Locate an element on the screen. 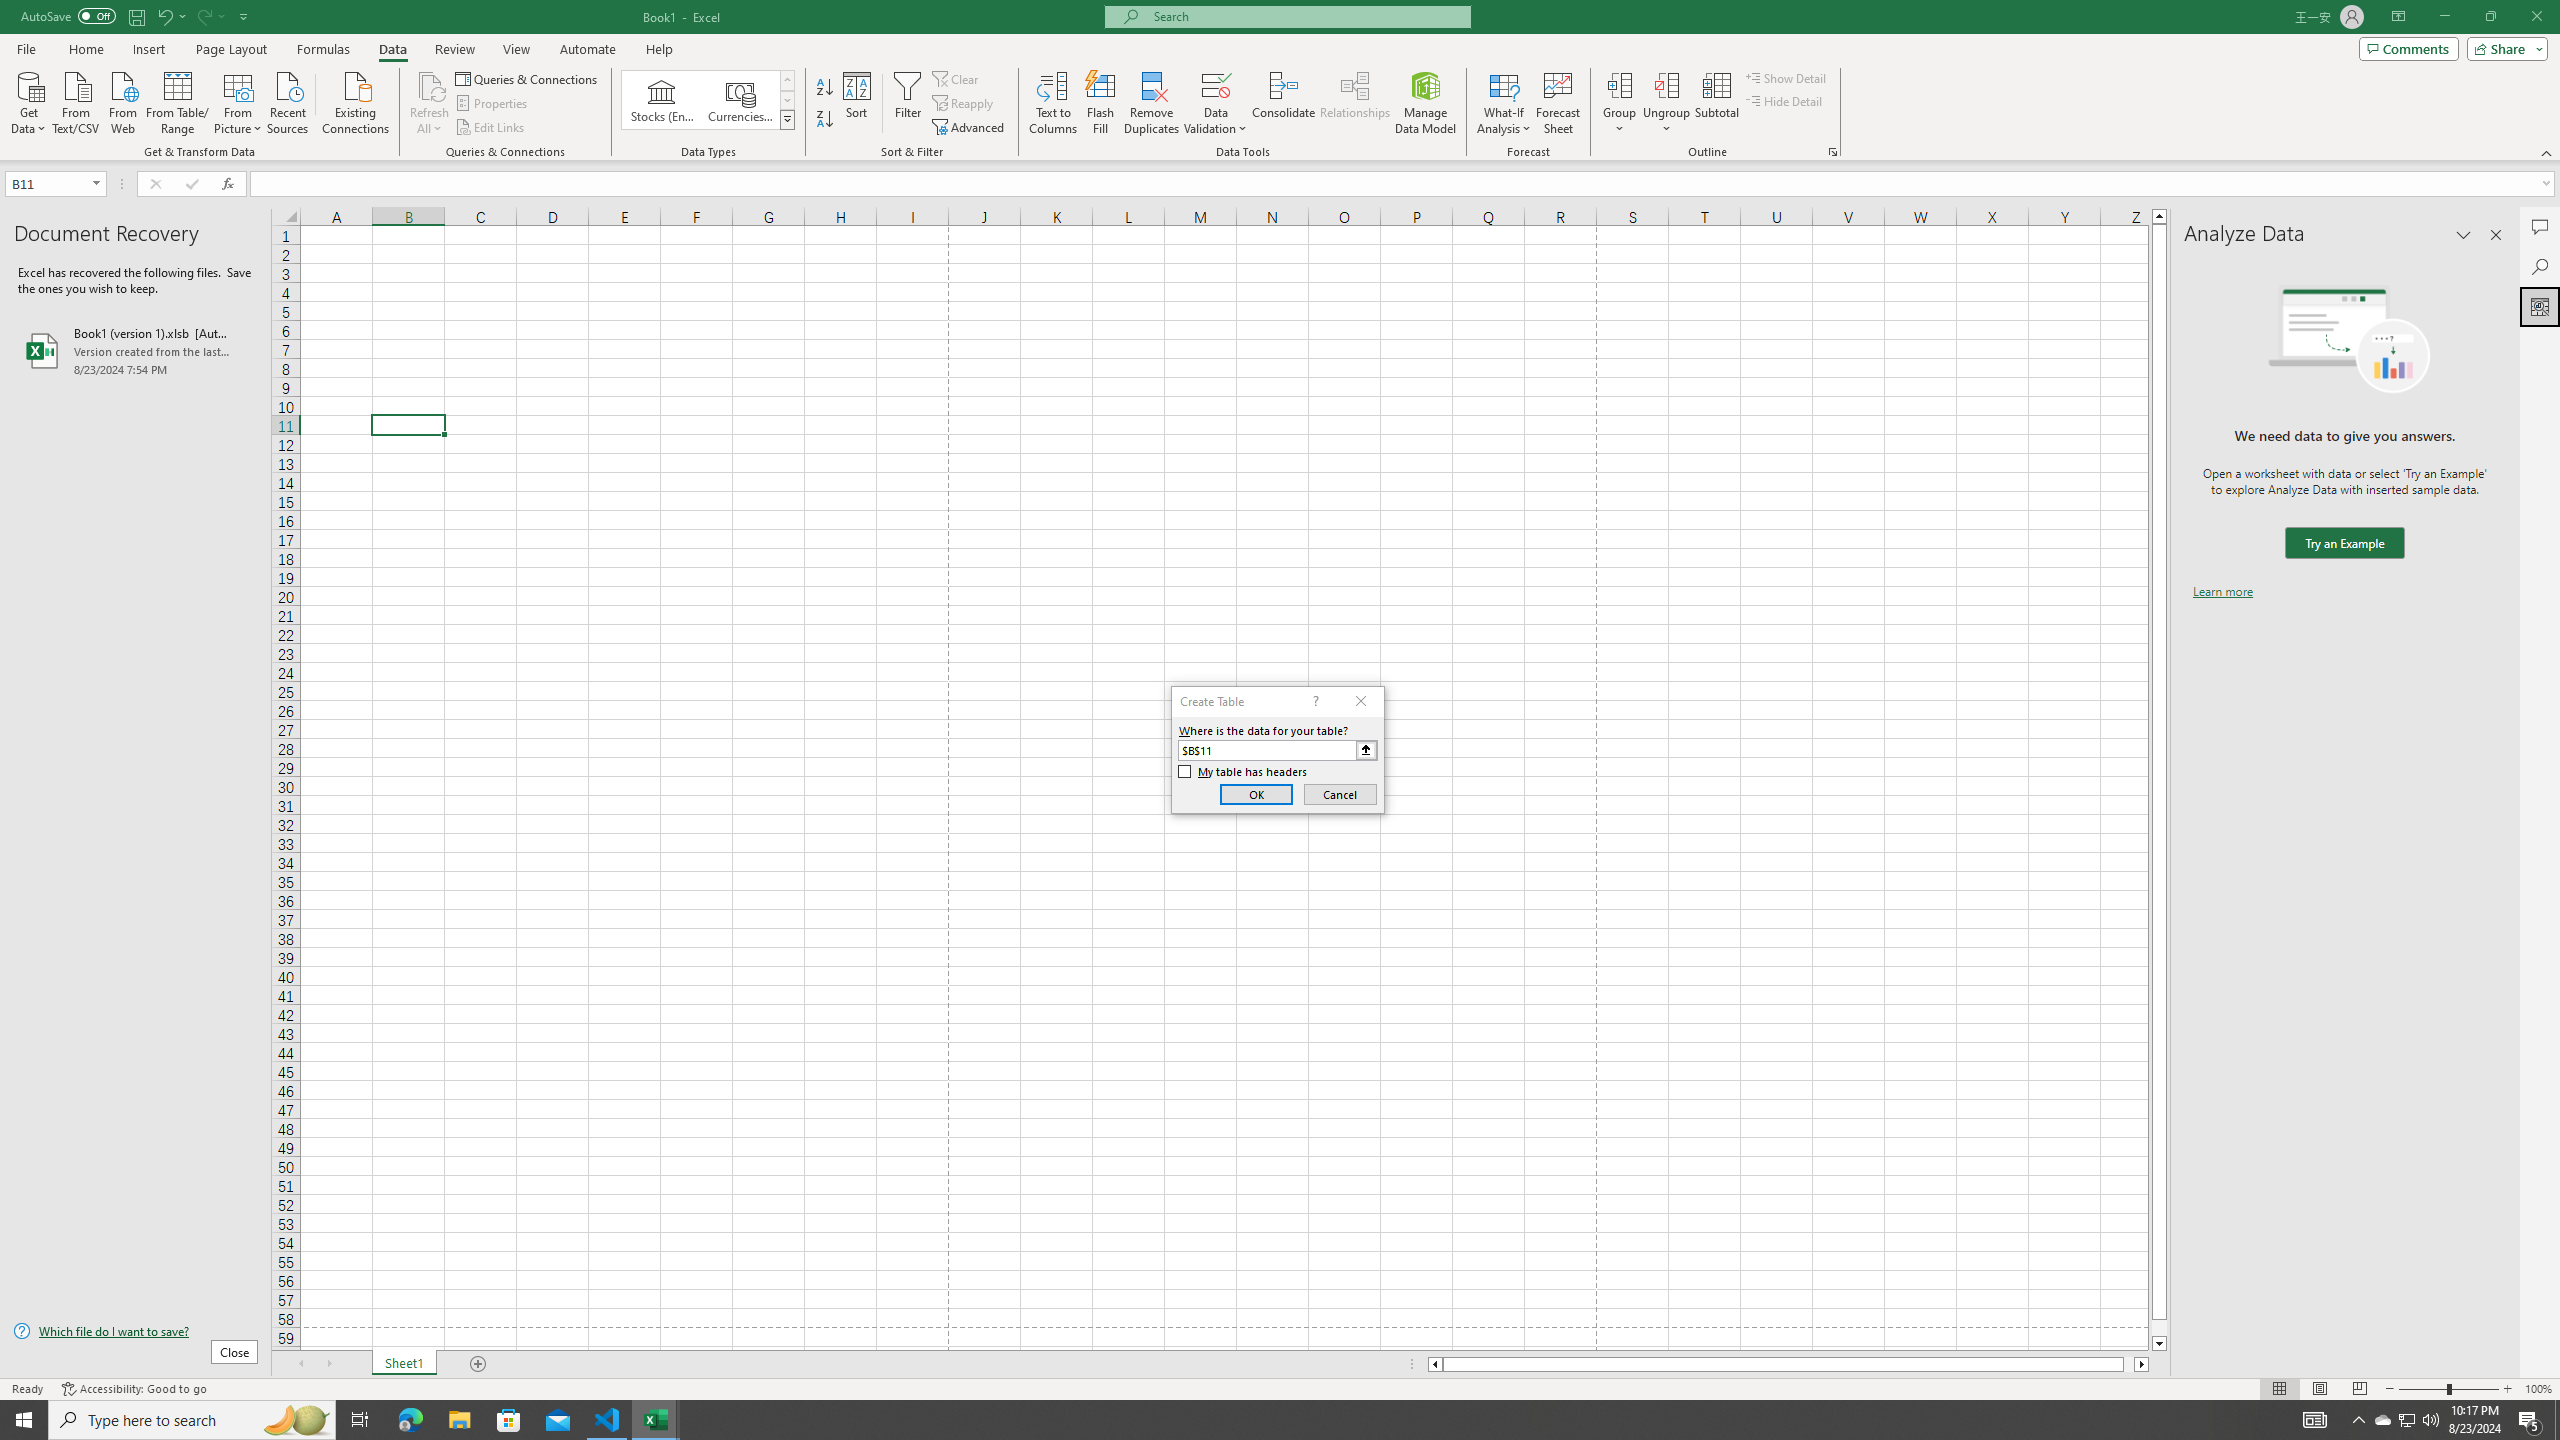 The width and height of the screenshot is (2560, 1440). 'Ungroup...' is located at coordinates (1666, 103).